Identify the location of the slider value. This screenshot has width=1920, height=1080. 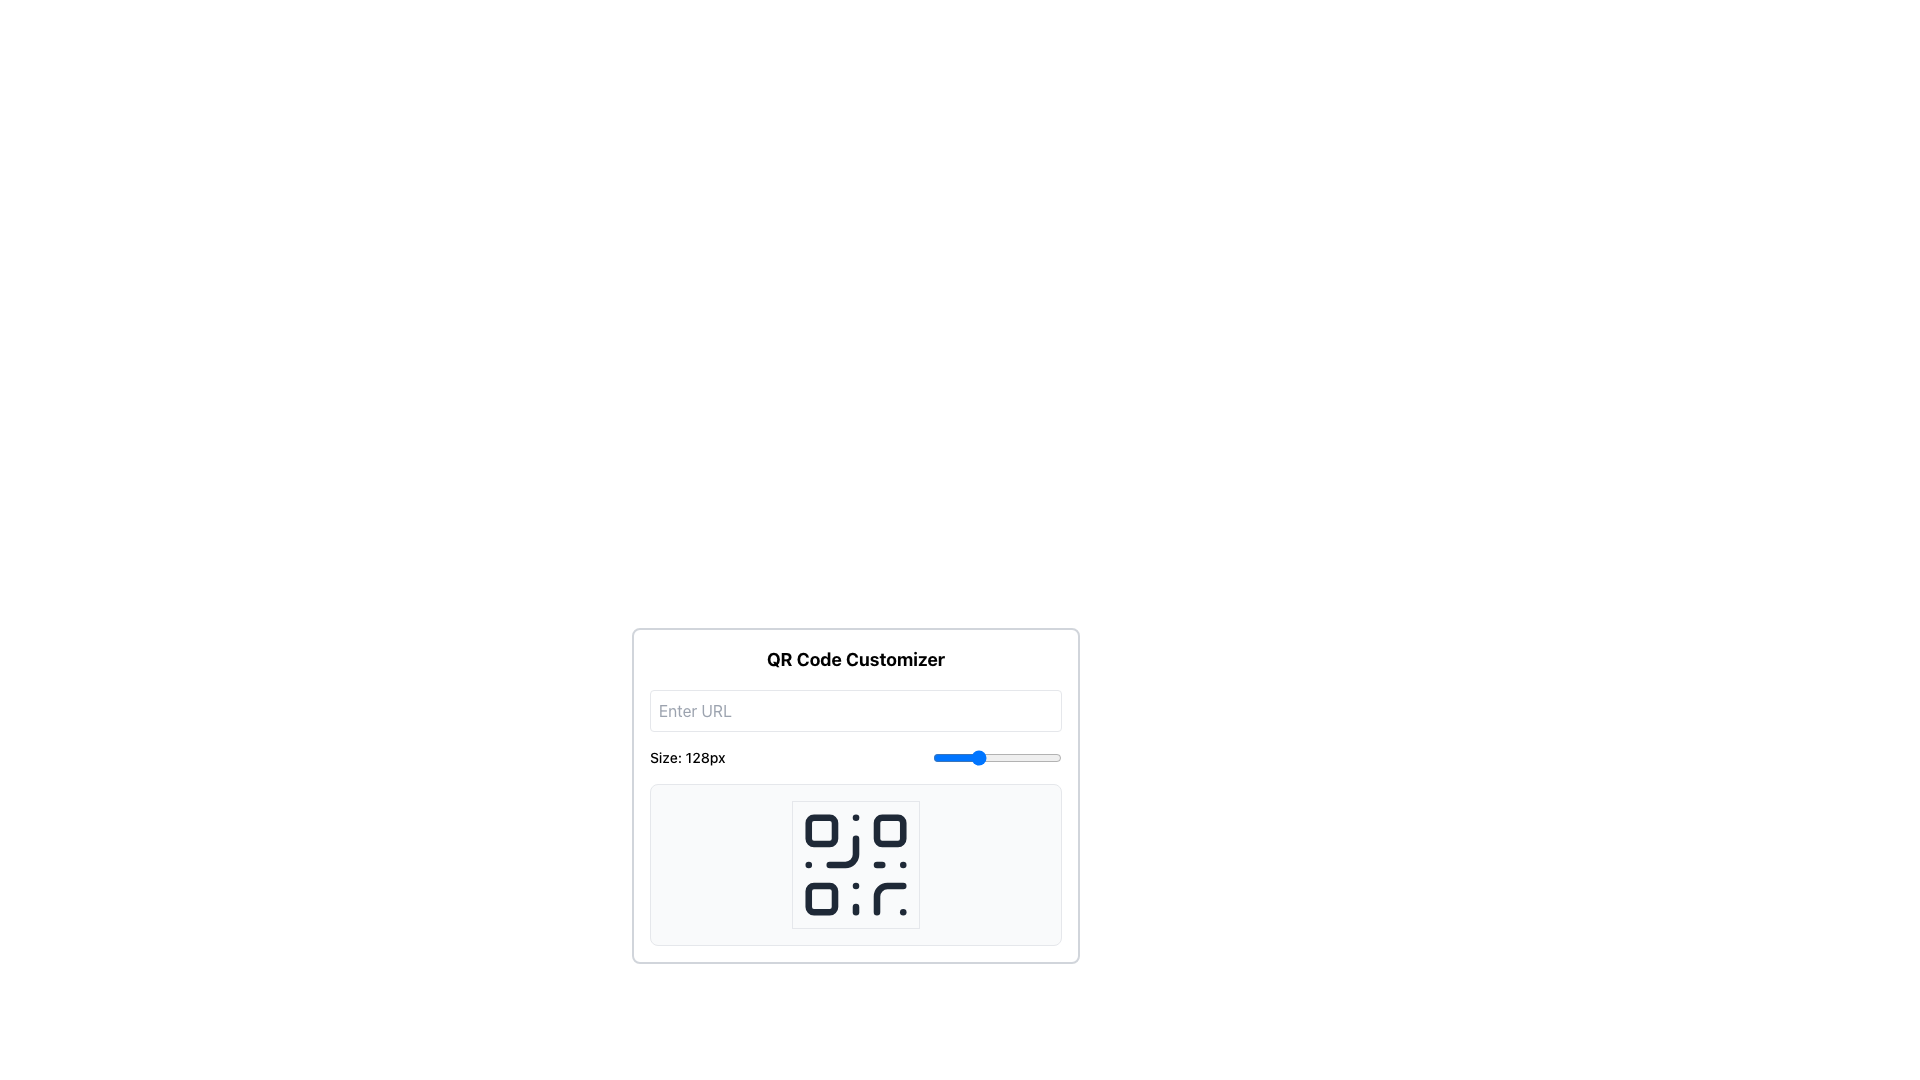
(1031, 758).